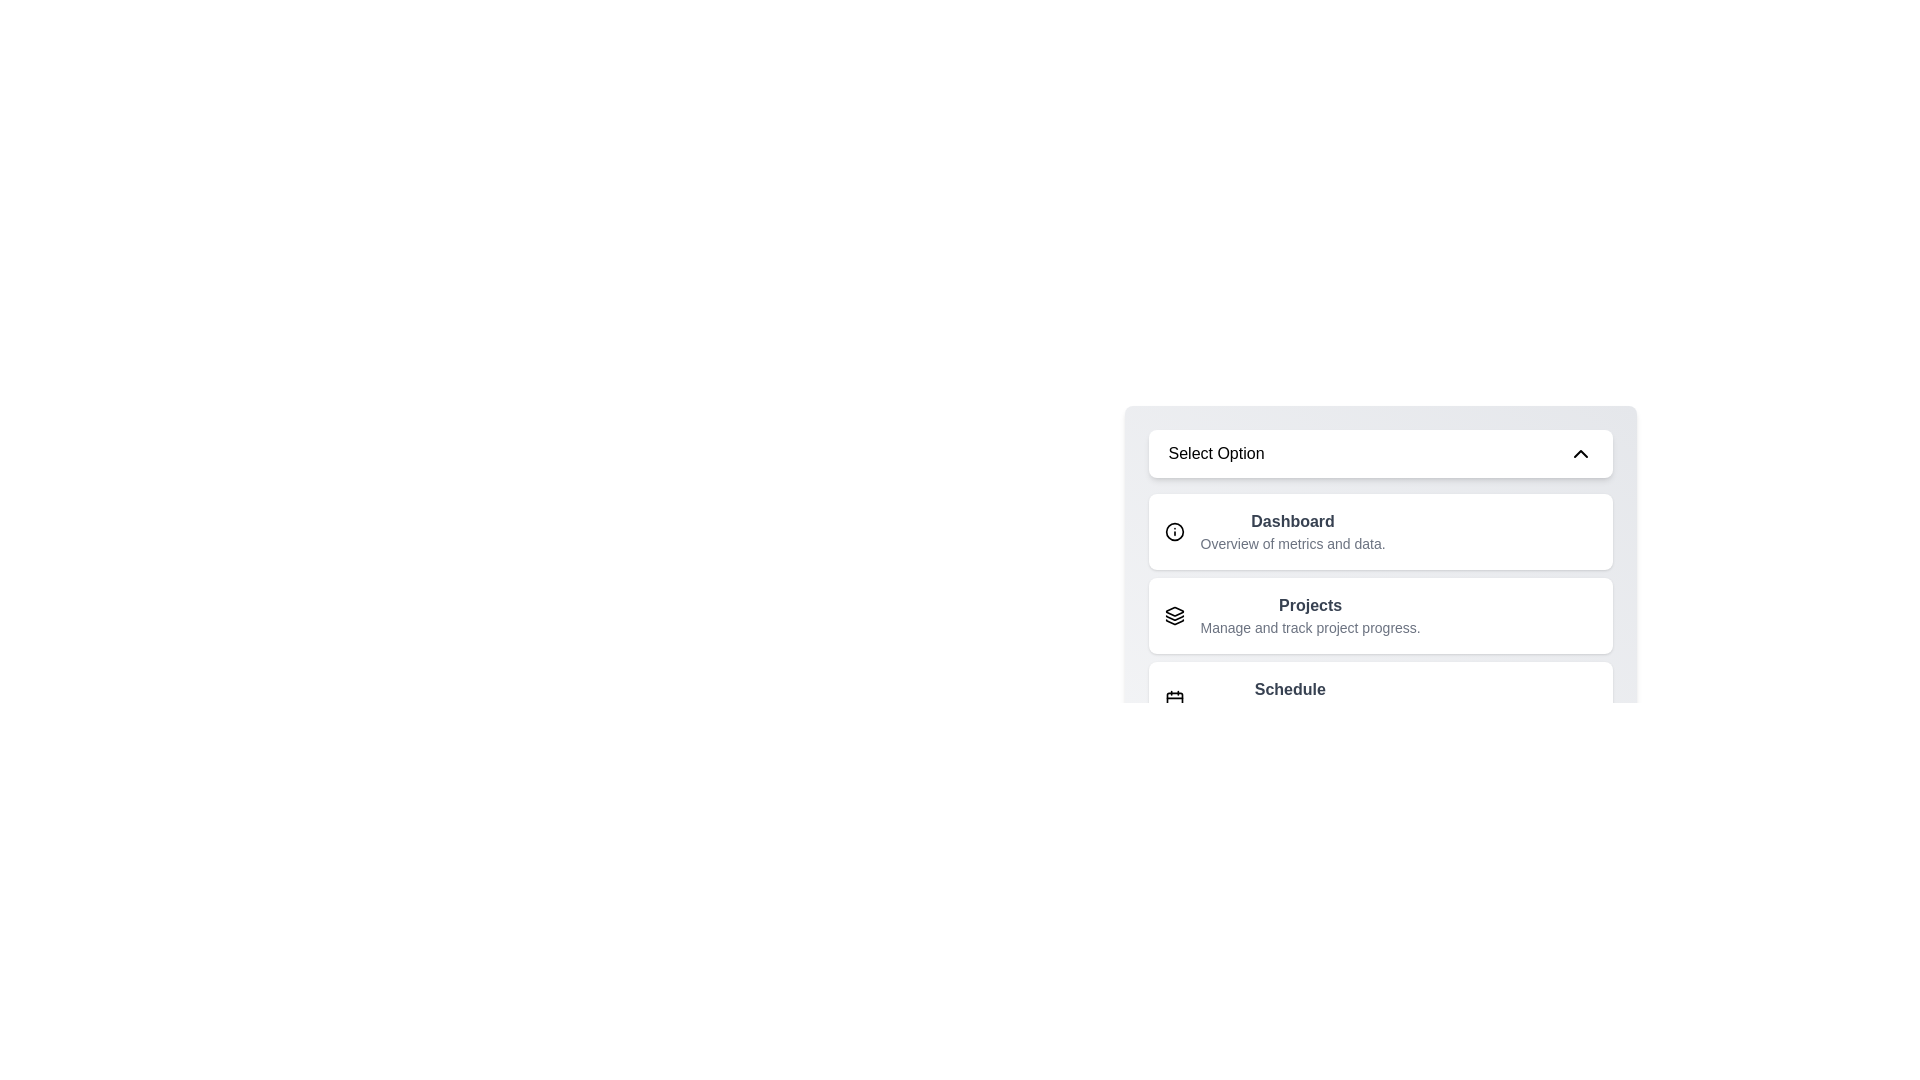 The height and width of the screenshot is (1080, 1920). I want to click on the option Projects from the dropdown menu, so click(1379, 615).